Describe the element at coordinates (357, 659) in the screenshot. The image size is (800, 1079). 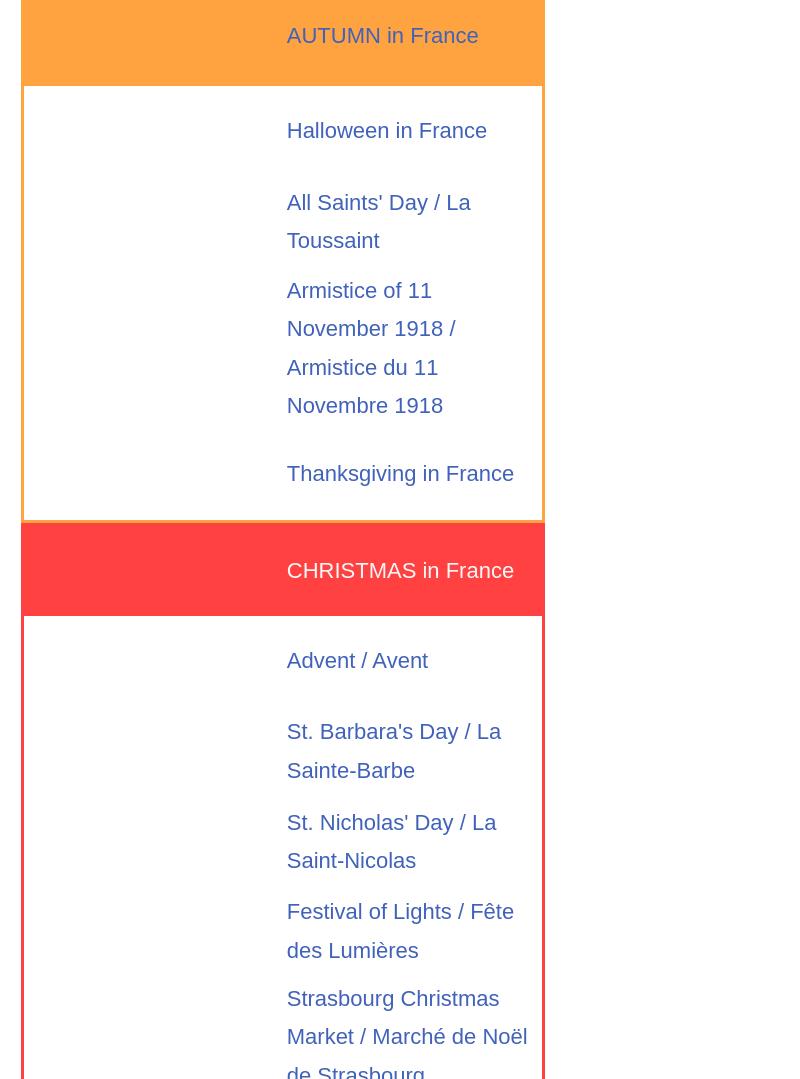
I see `'Advent / Avent'` at that location.